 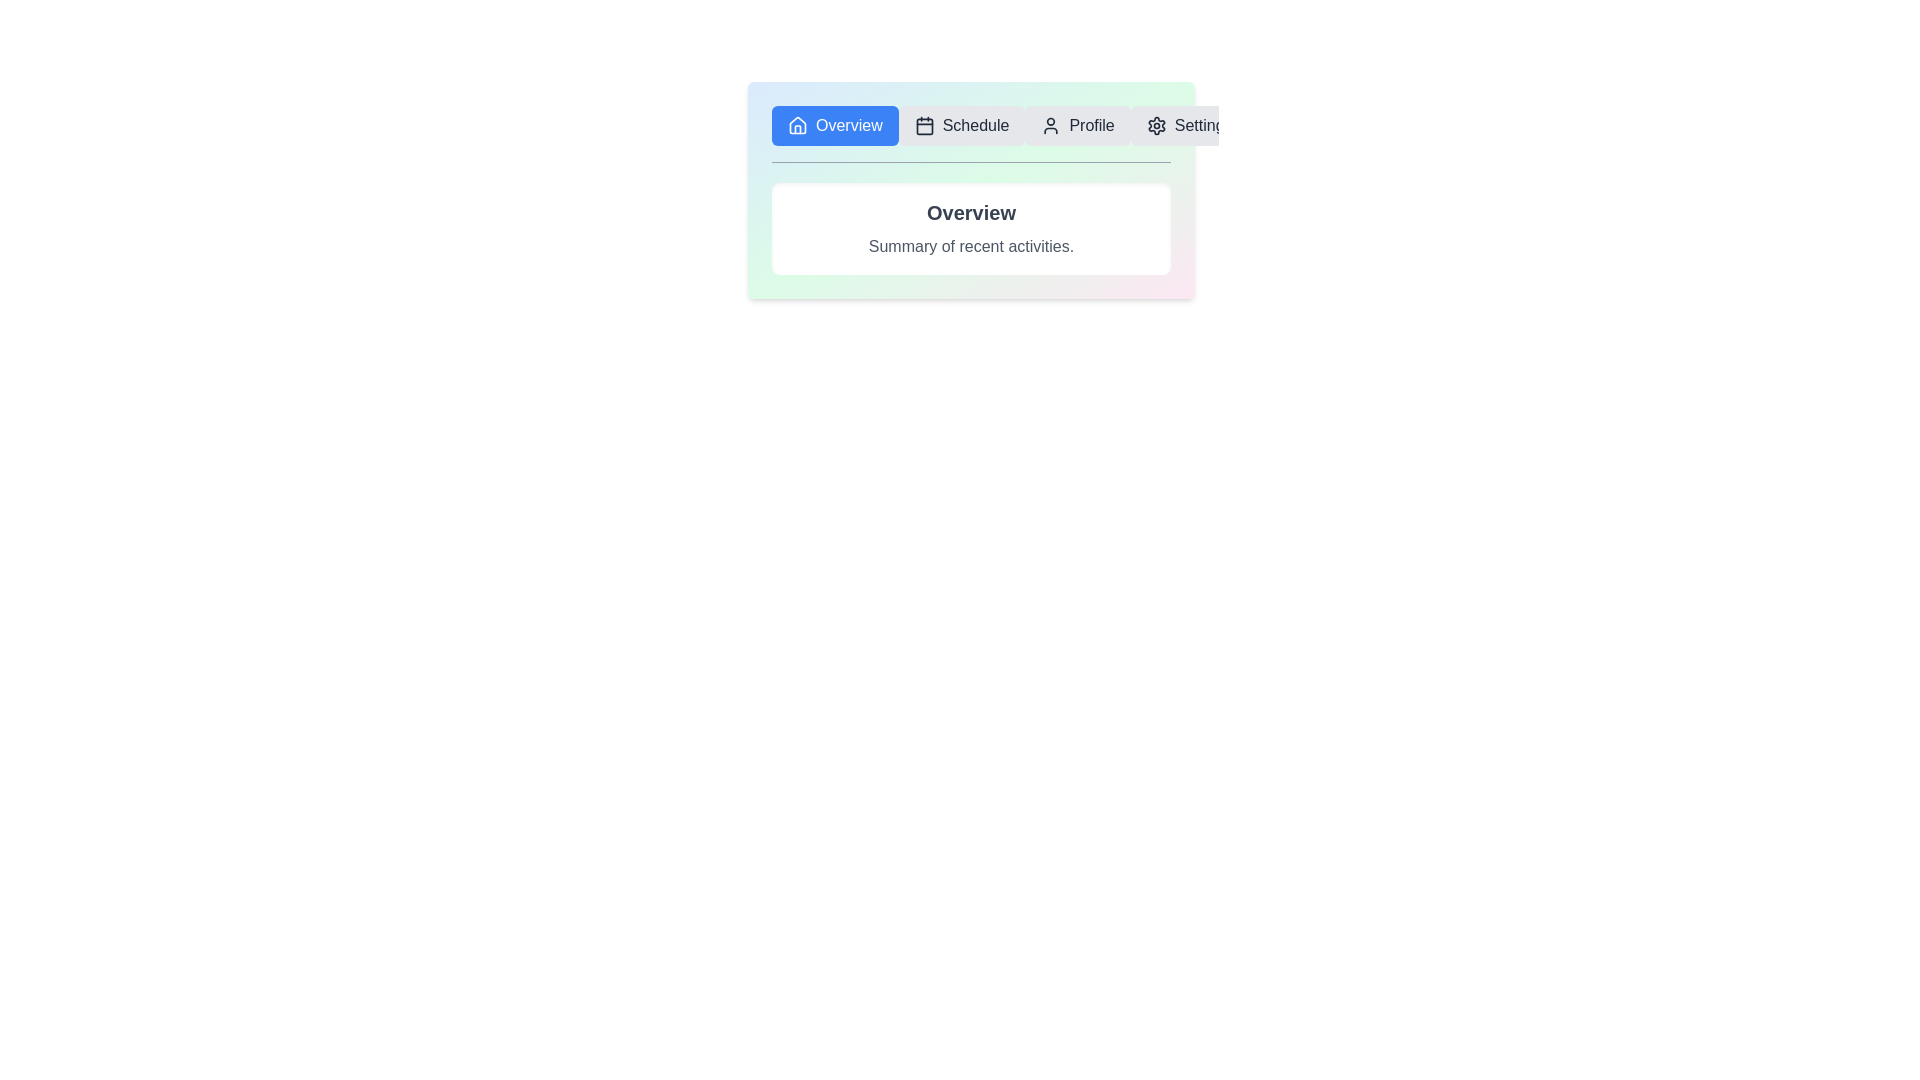 I want to click on the tab labeled Schedule, so click(x=962, y=126).